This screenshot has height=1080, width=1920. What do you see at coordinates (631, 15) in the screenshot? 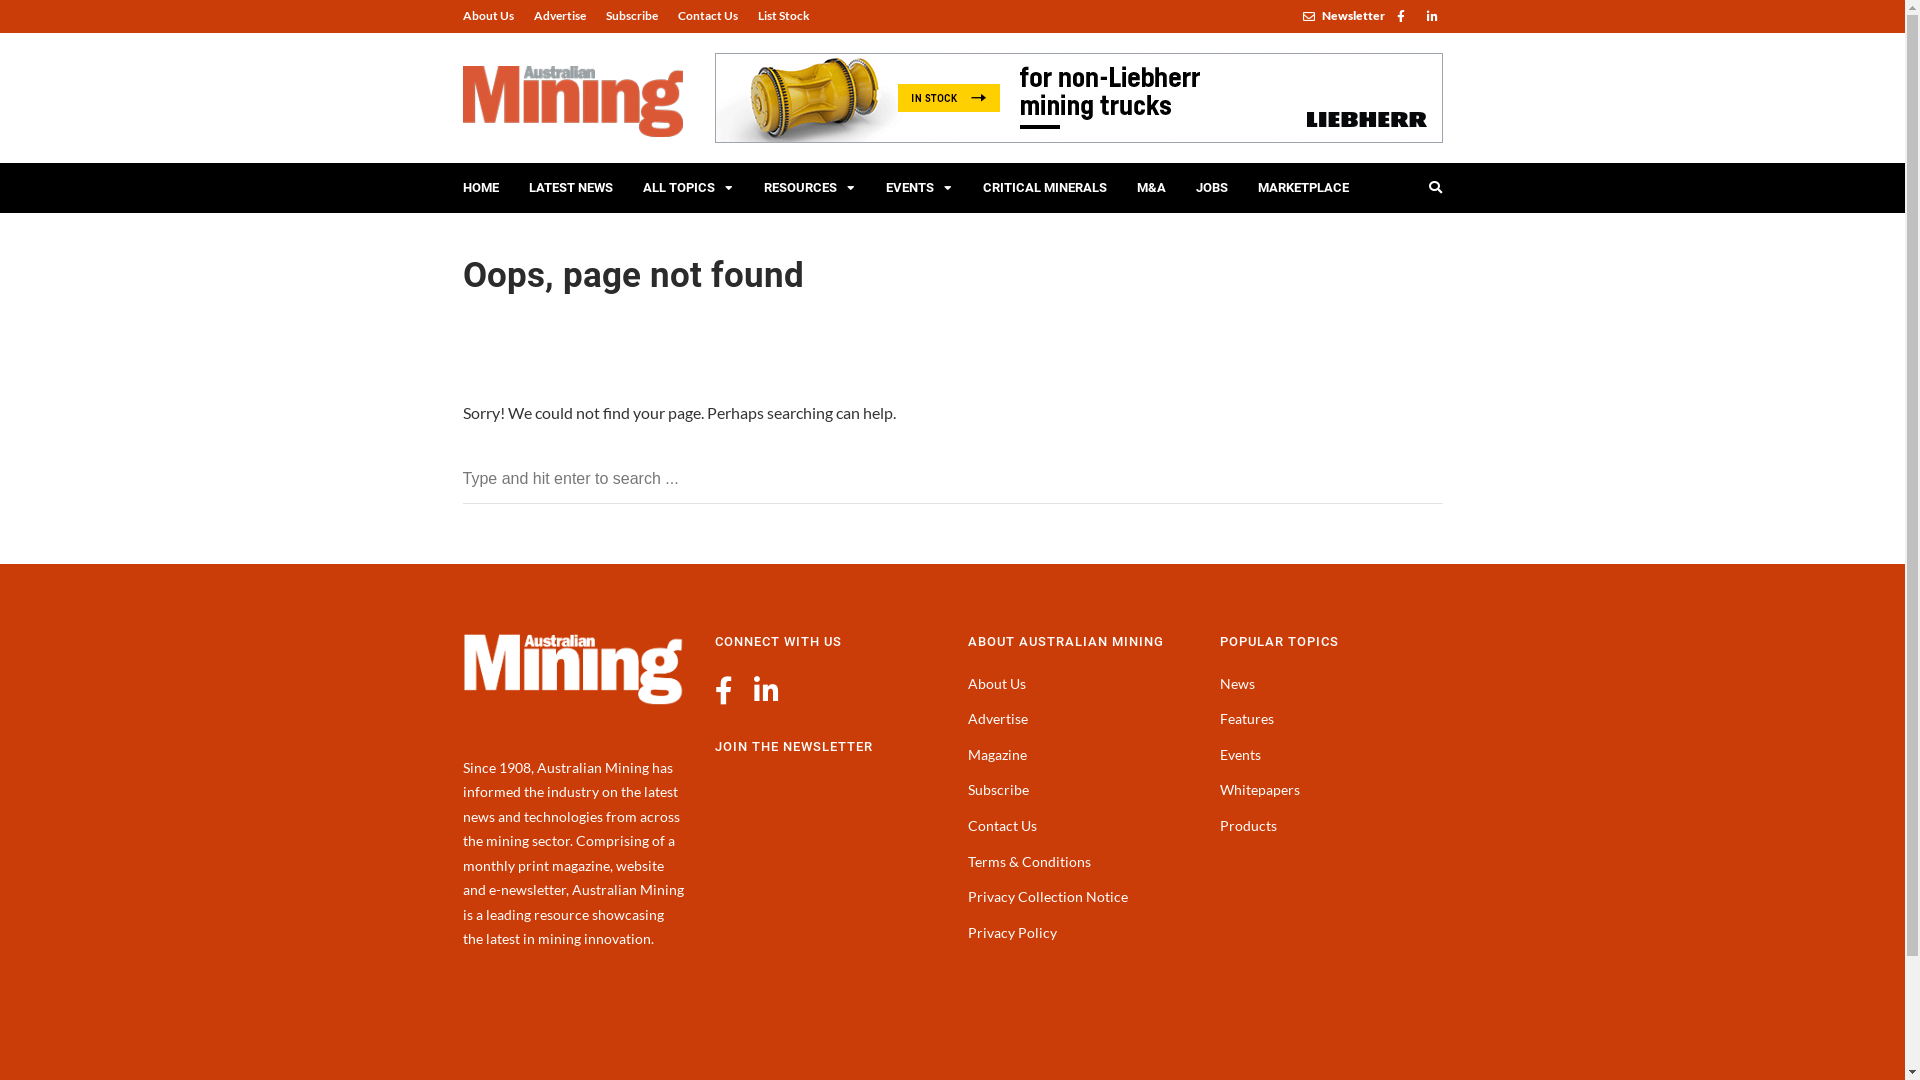
I see `'Subscribe'` at bounding box center [631, 15].